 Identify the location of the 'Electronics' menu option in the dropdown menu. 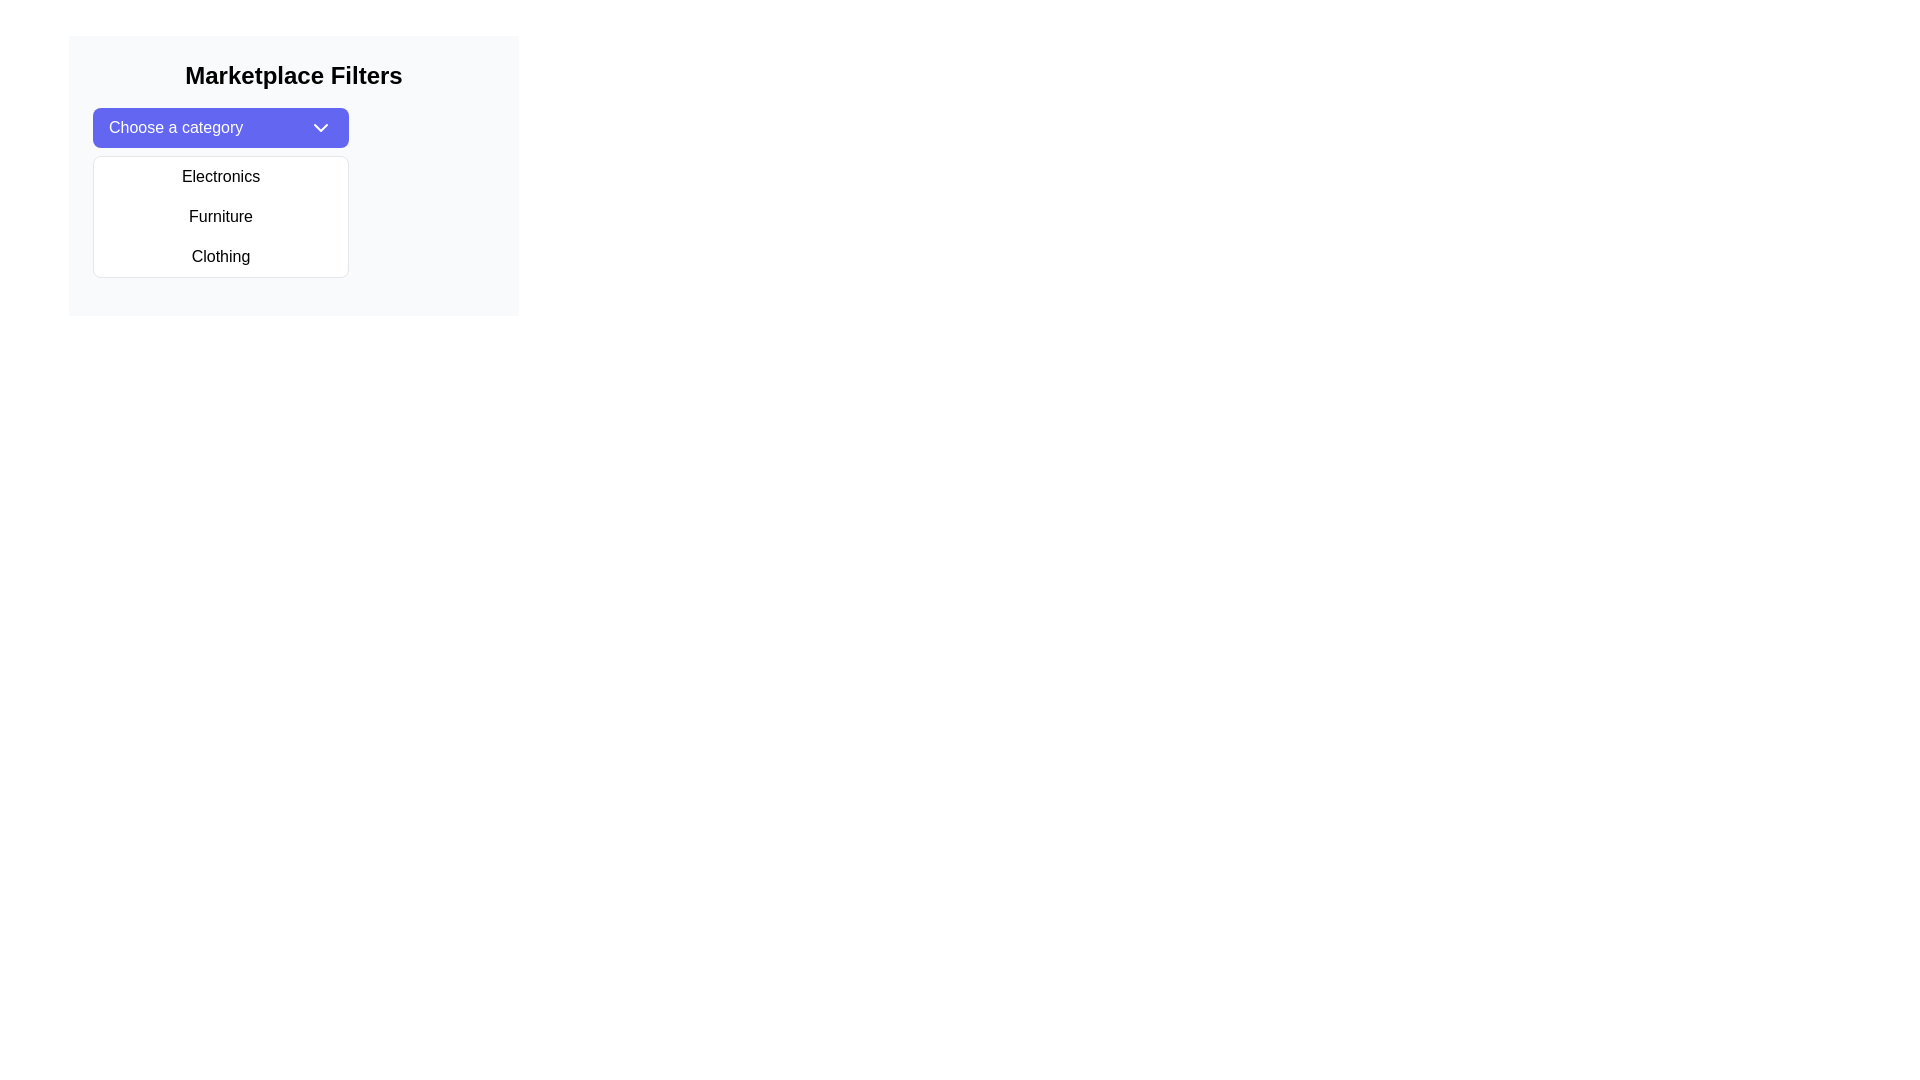
(220, 176).